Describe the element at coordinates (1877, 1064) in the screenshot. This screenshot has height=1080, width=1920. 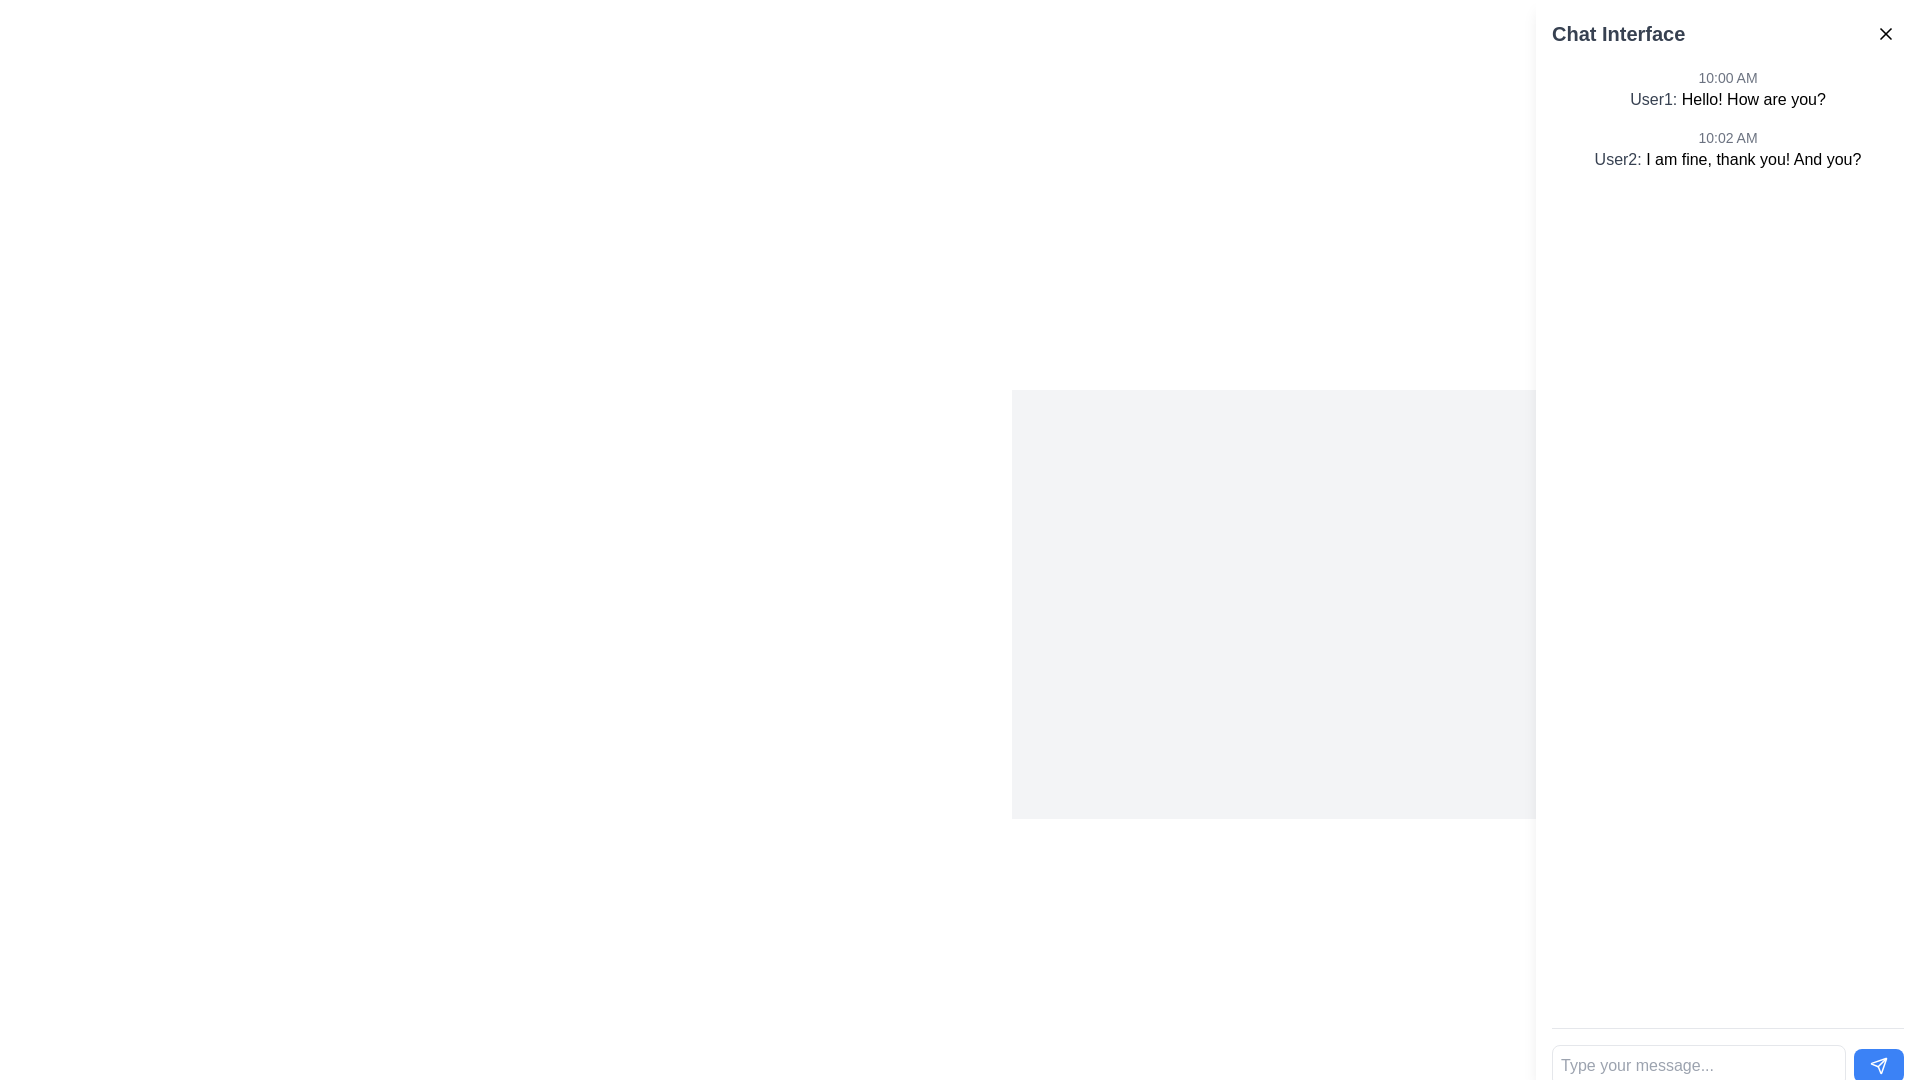
I see `the send message icon button, which has a blue background and is located at the bottom-right corner of the chat interface, next to the text input area` at that location.